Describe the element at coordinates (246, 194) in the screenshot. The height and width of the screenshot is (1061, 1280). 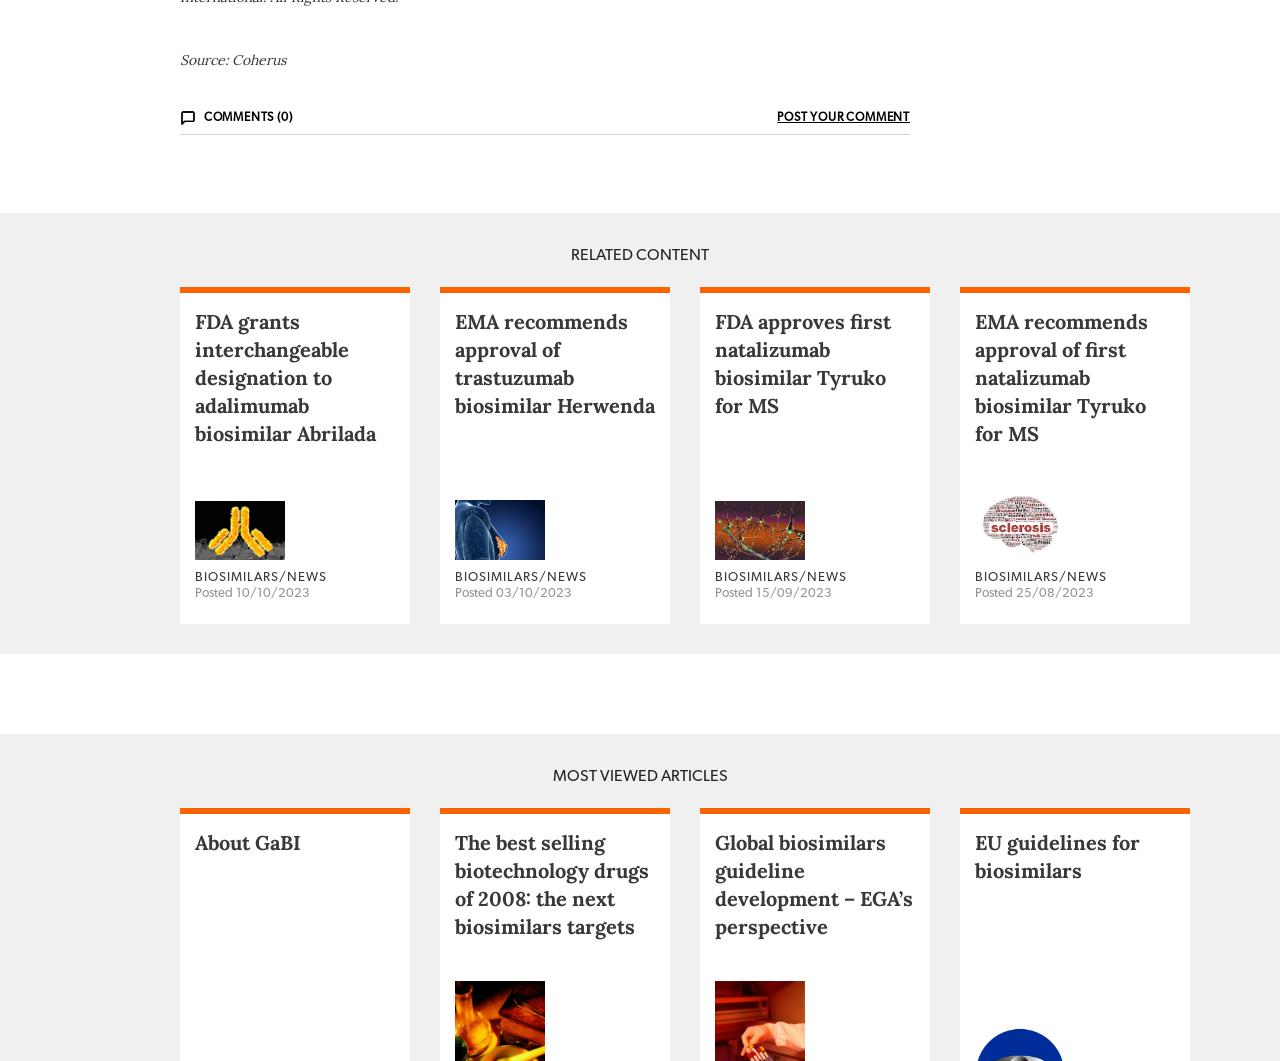
I see `'Comments (0)'` at that location.